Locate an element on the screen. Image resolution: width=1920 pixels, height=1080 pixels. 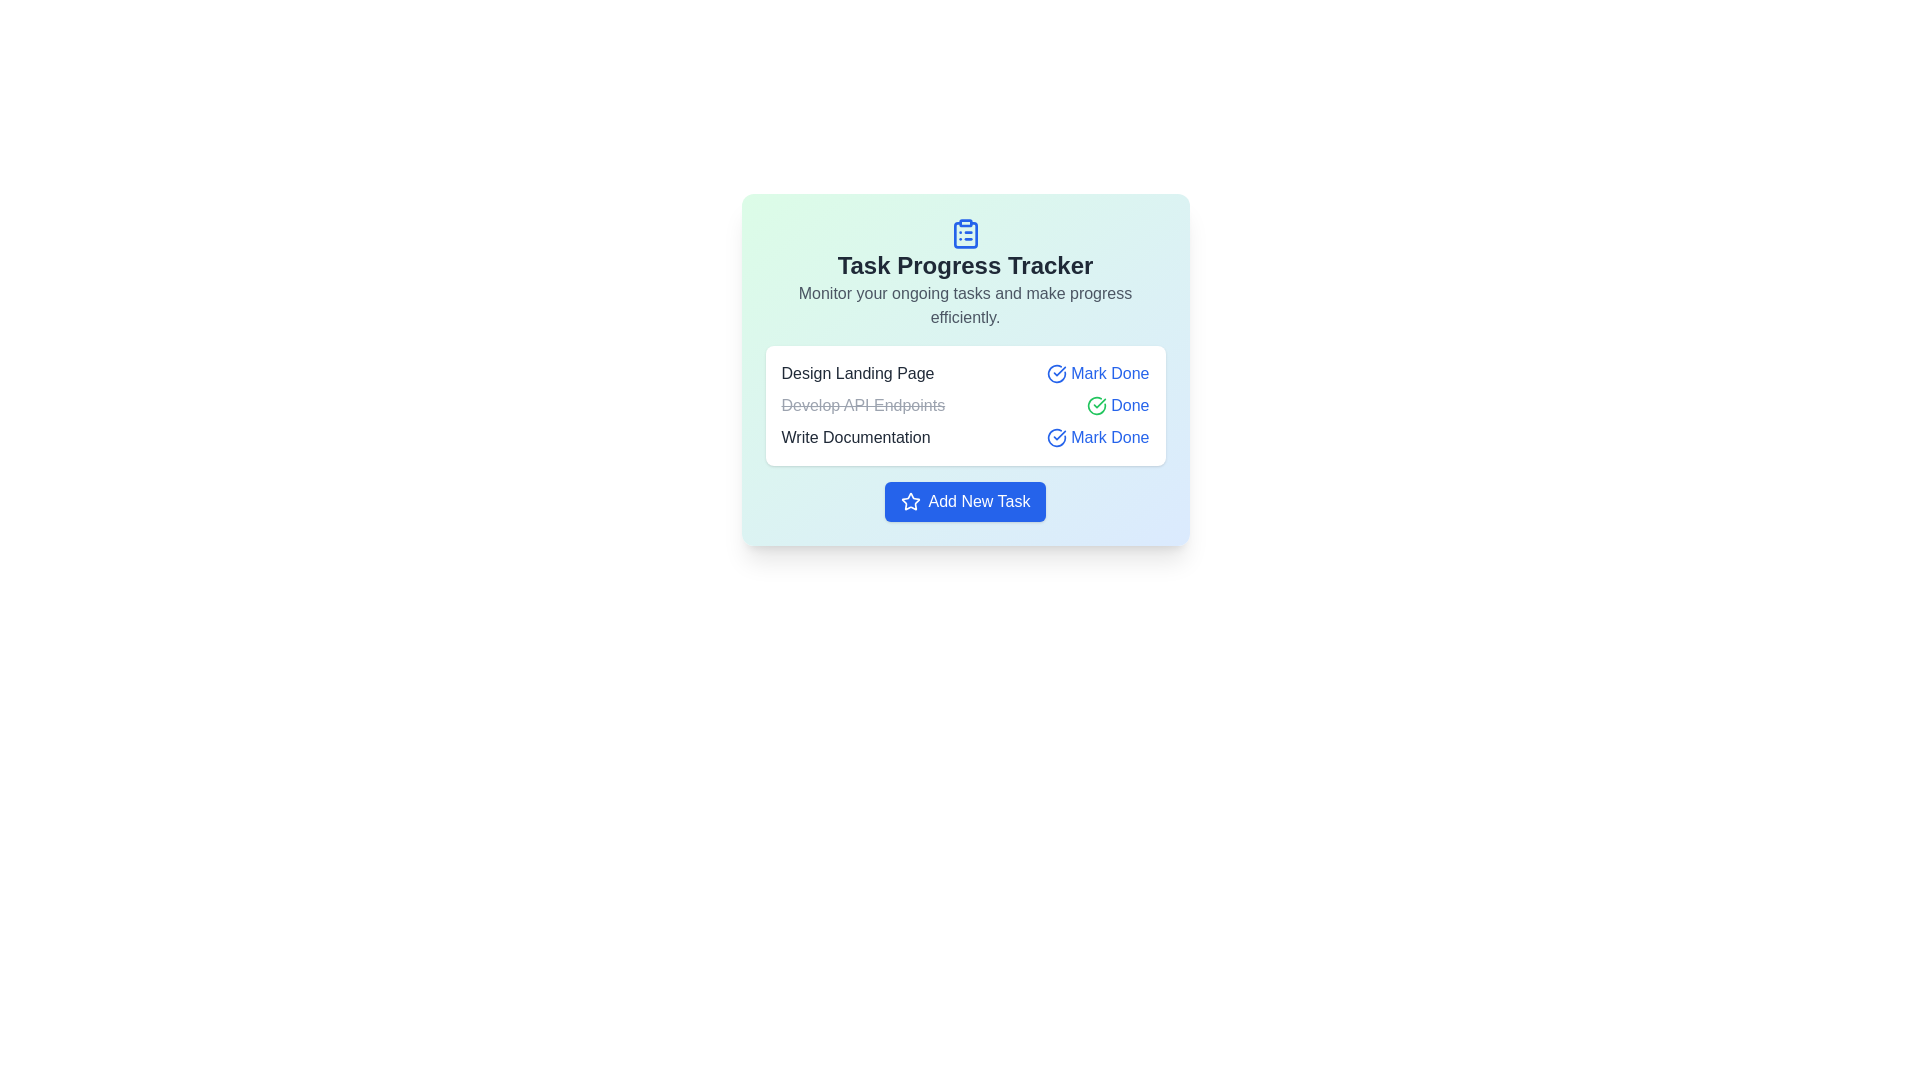
the completed task name located in the second item of the task list, which visually indicates completion with a green check icon is located at coordinates (965, 405).